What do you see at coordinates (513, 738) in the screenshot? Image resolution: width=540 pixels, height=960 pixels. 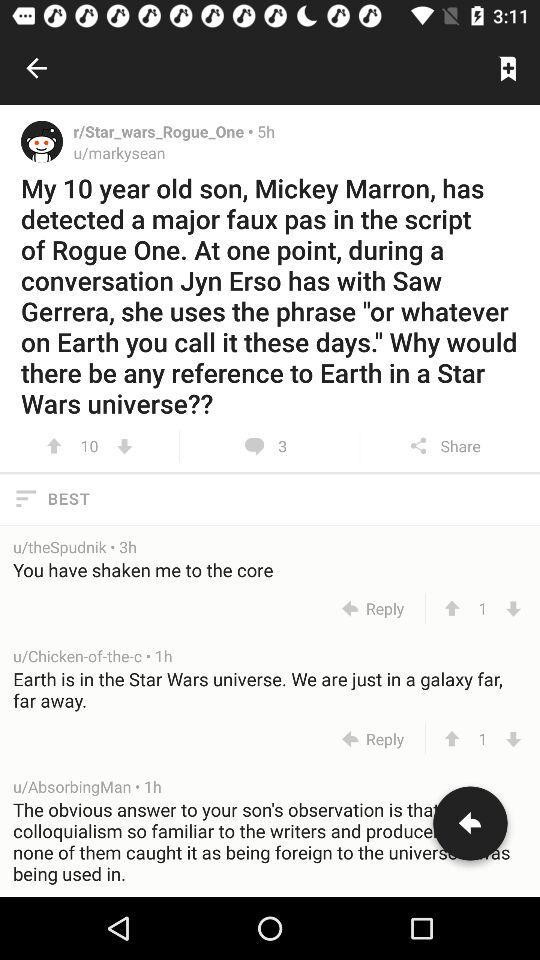 I see `down vote comment` at bounding box center [513, 738].